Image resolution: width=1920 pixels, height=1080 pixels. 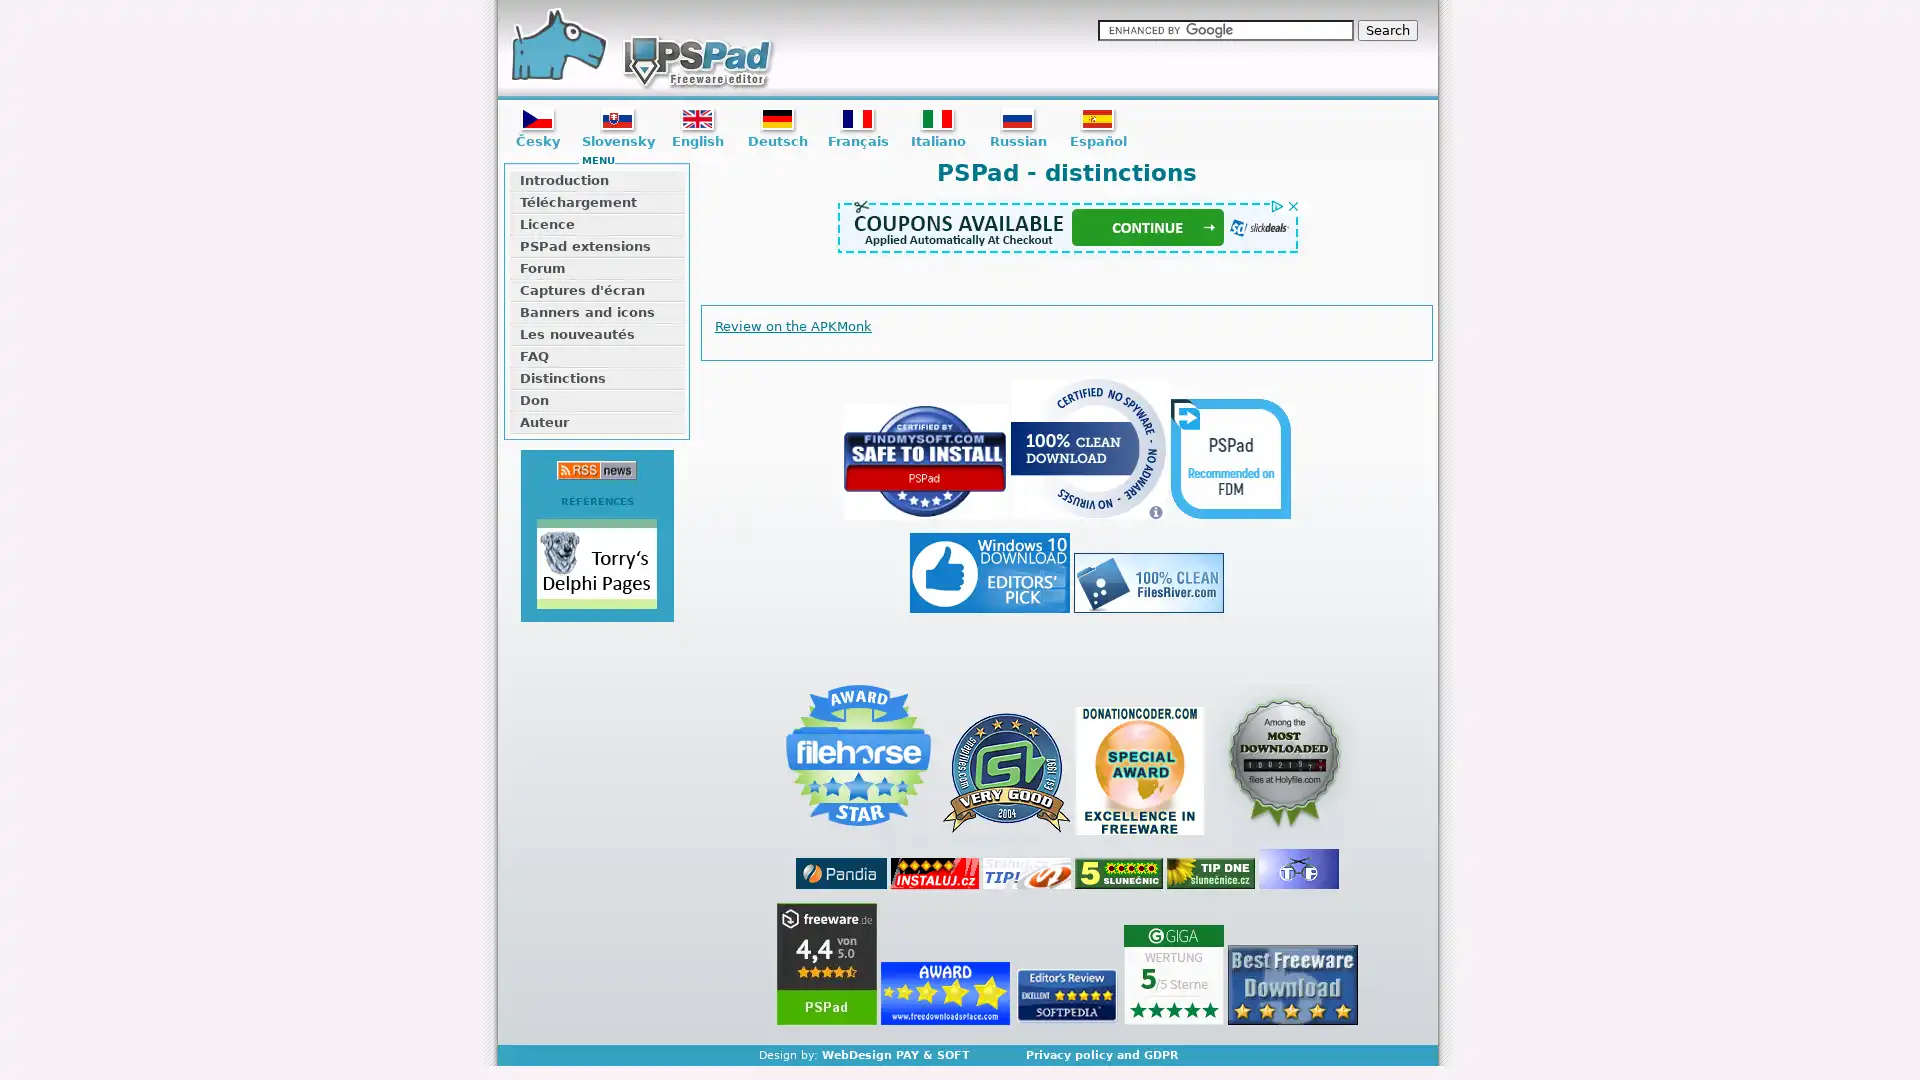 I want to click on Search, so click(x=1386, y=30).